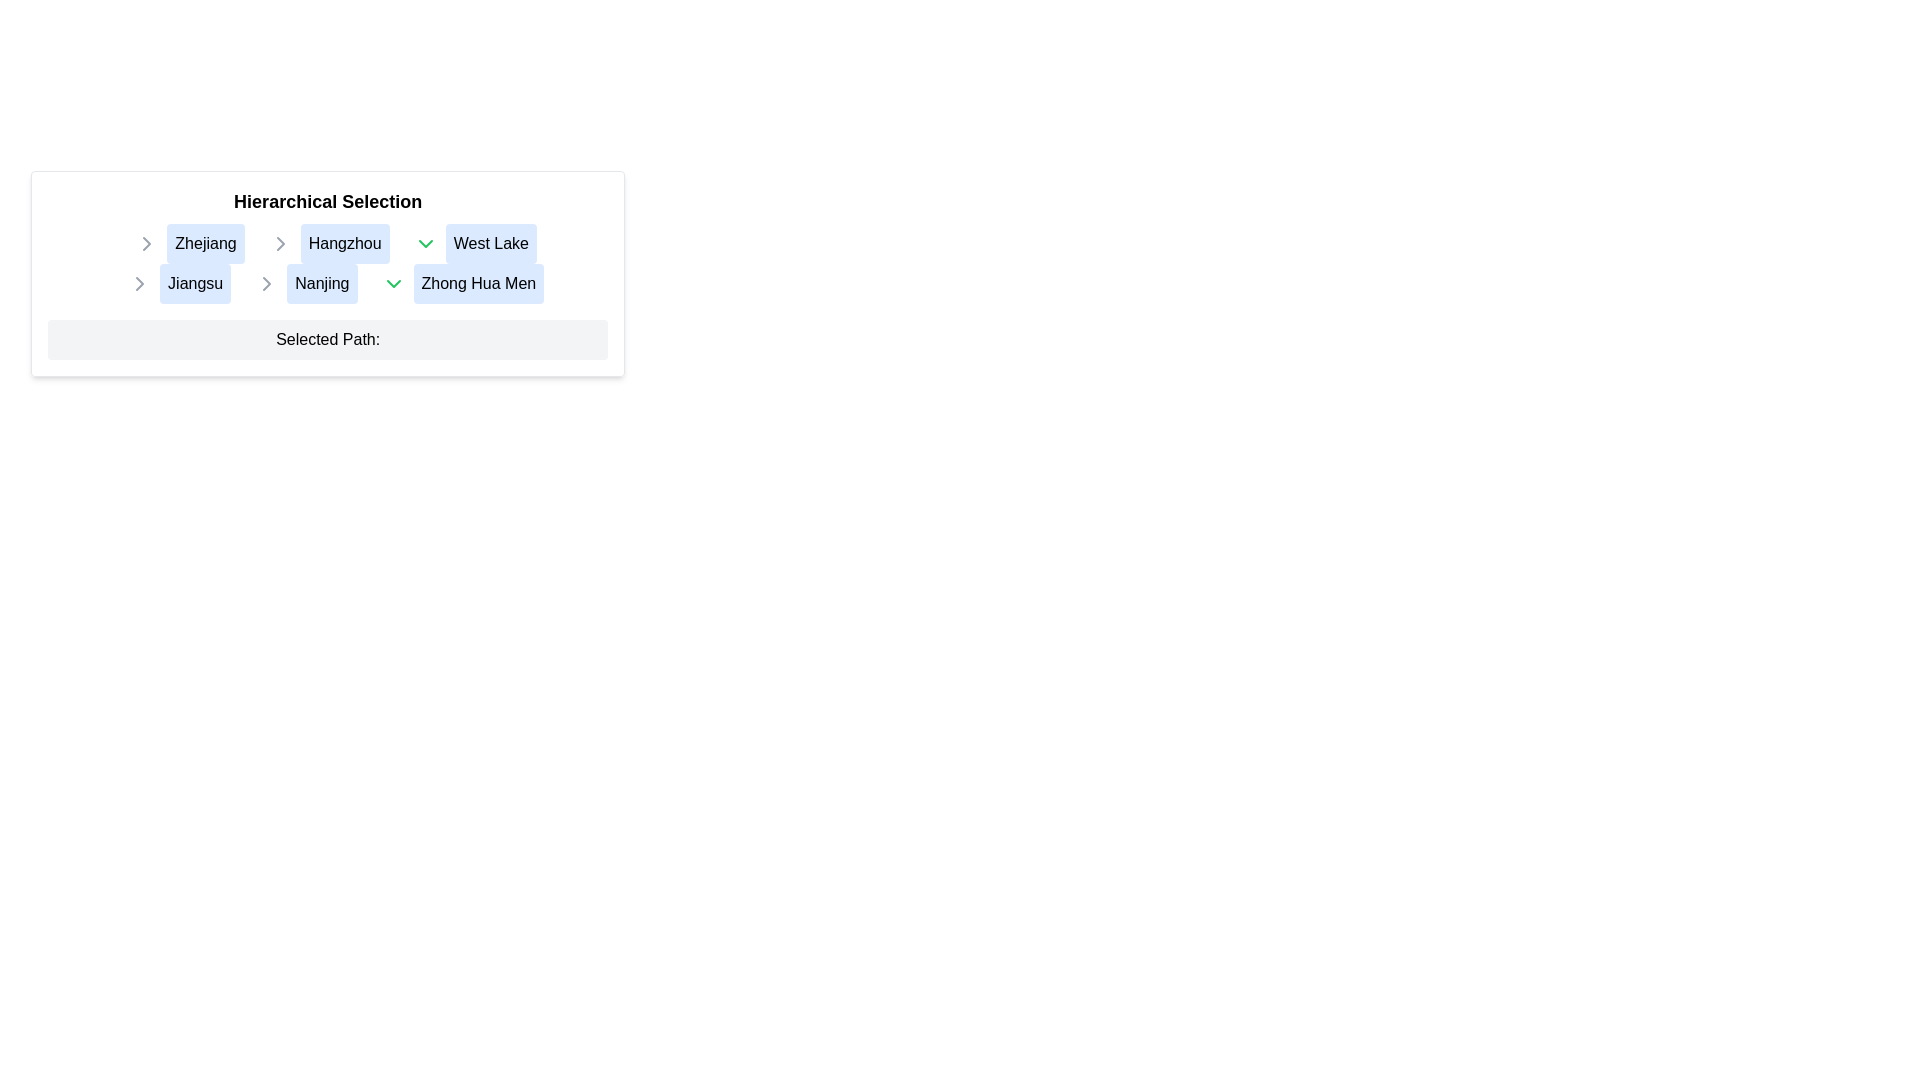  What do you see at coordinates (399, 284) in the screenshot?
I see `the text label displaying 'Nanjing Zhong Hua Men', which is part of a hierarchical selection interface and located in the bottom row to the right of the 'Nanjing' selection item` at bounding box center [399, 284].